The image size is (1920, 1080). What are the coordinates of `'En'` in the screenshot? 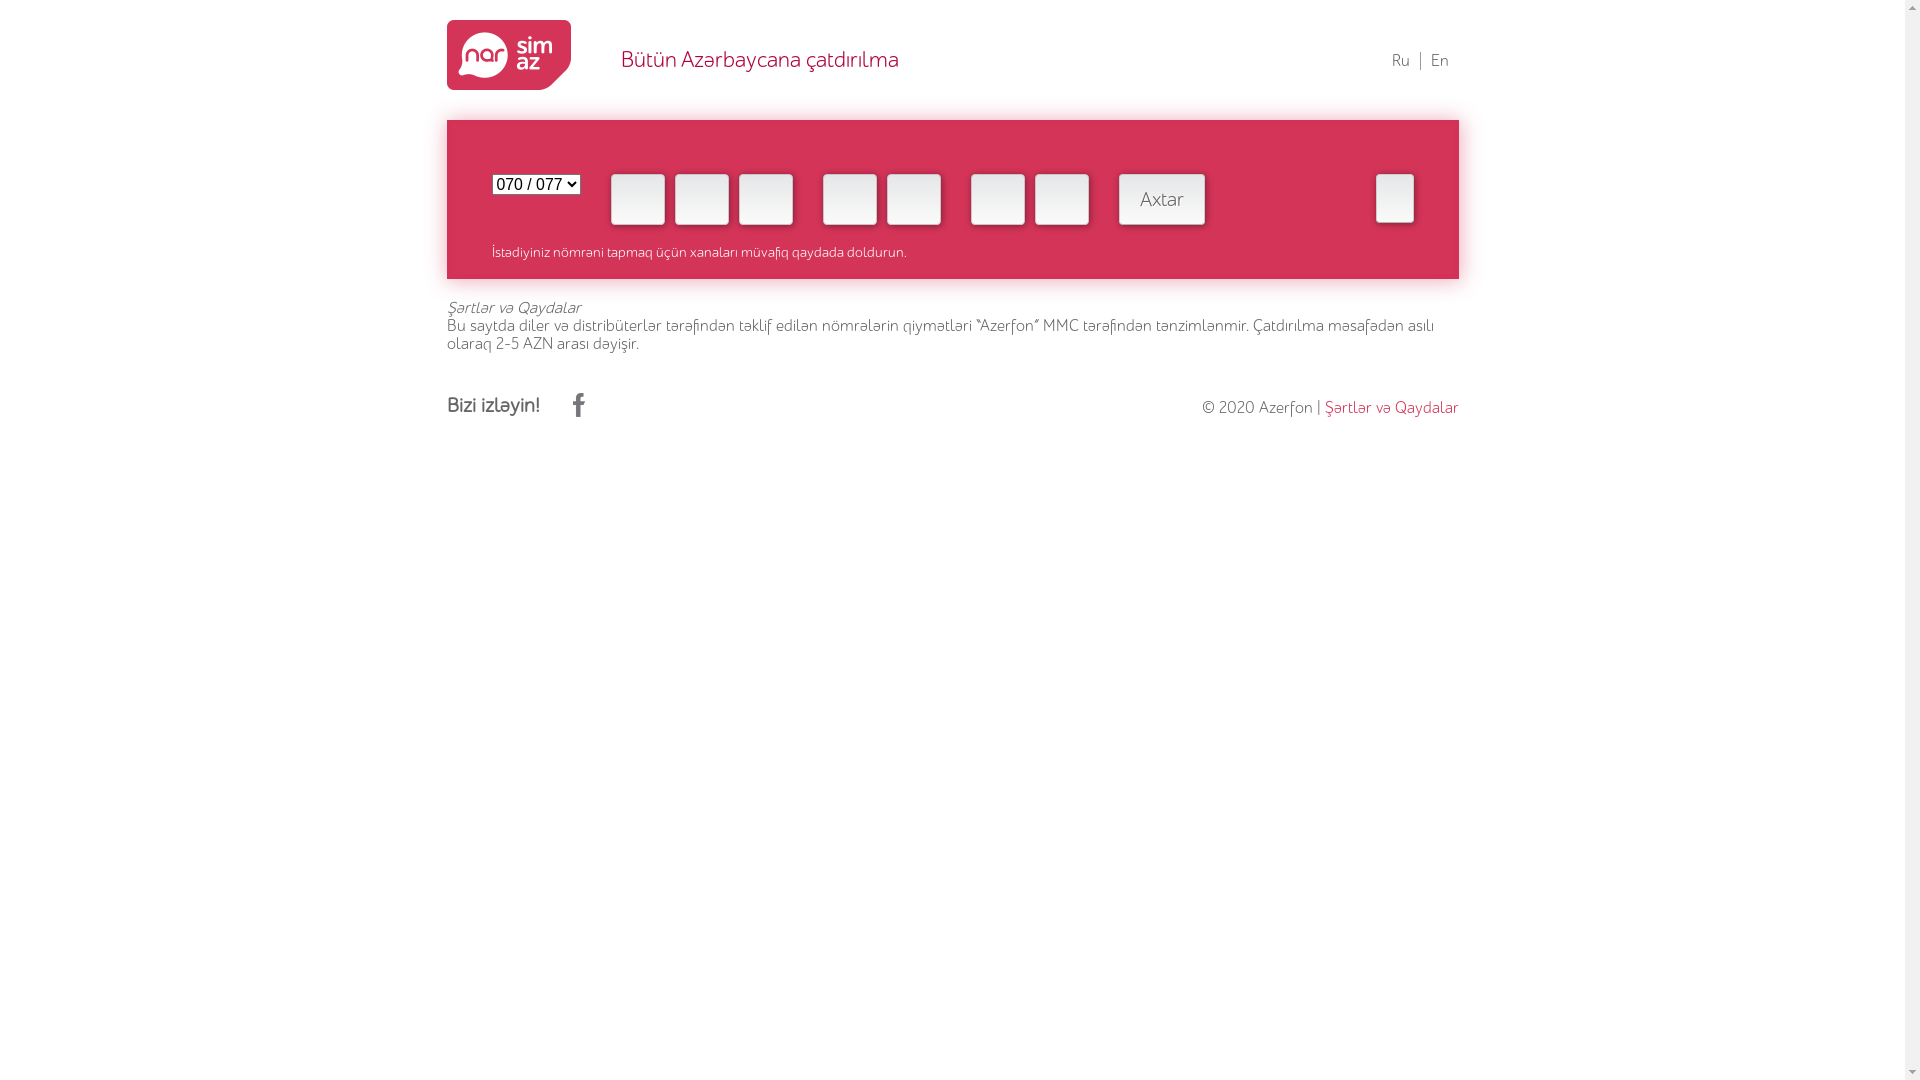 It's located at (1438, 60).